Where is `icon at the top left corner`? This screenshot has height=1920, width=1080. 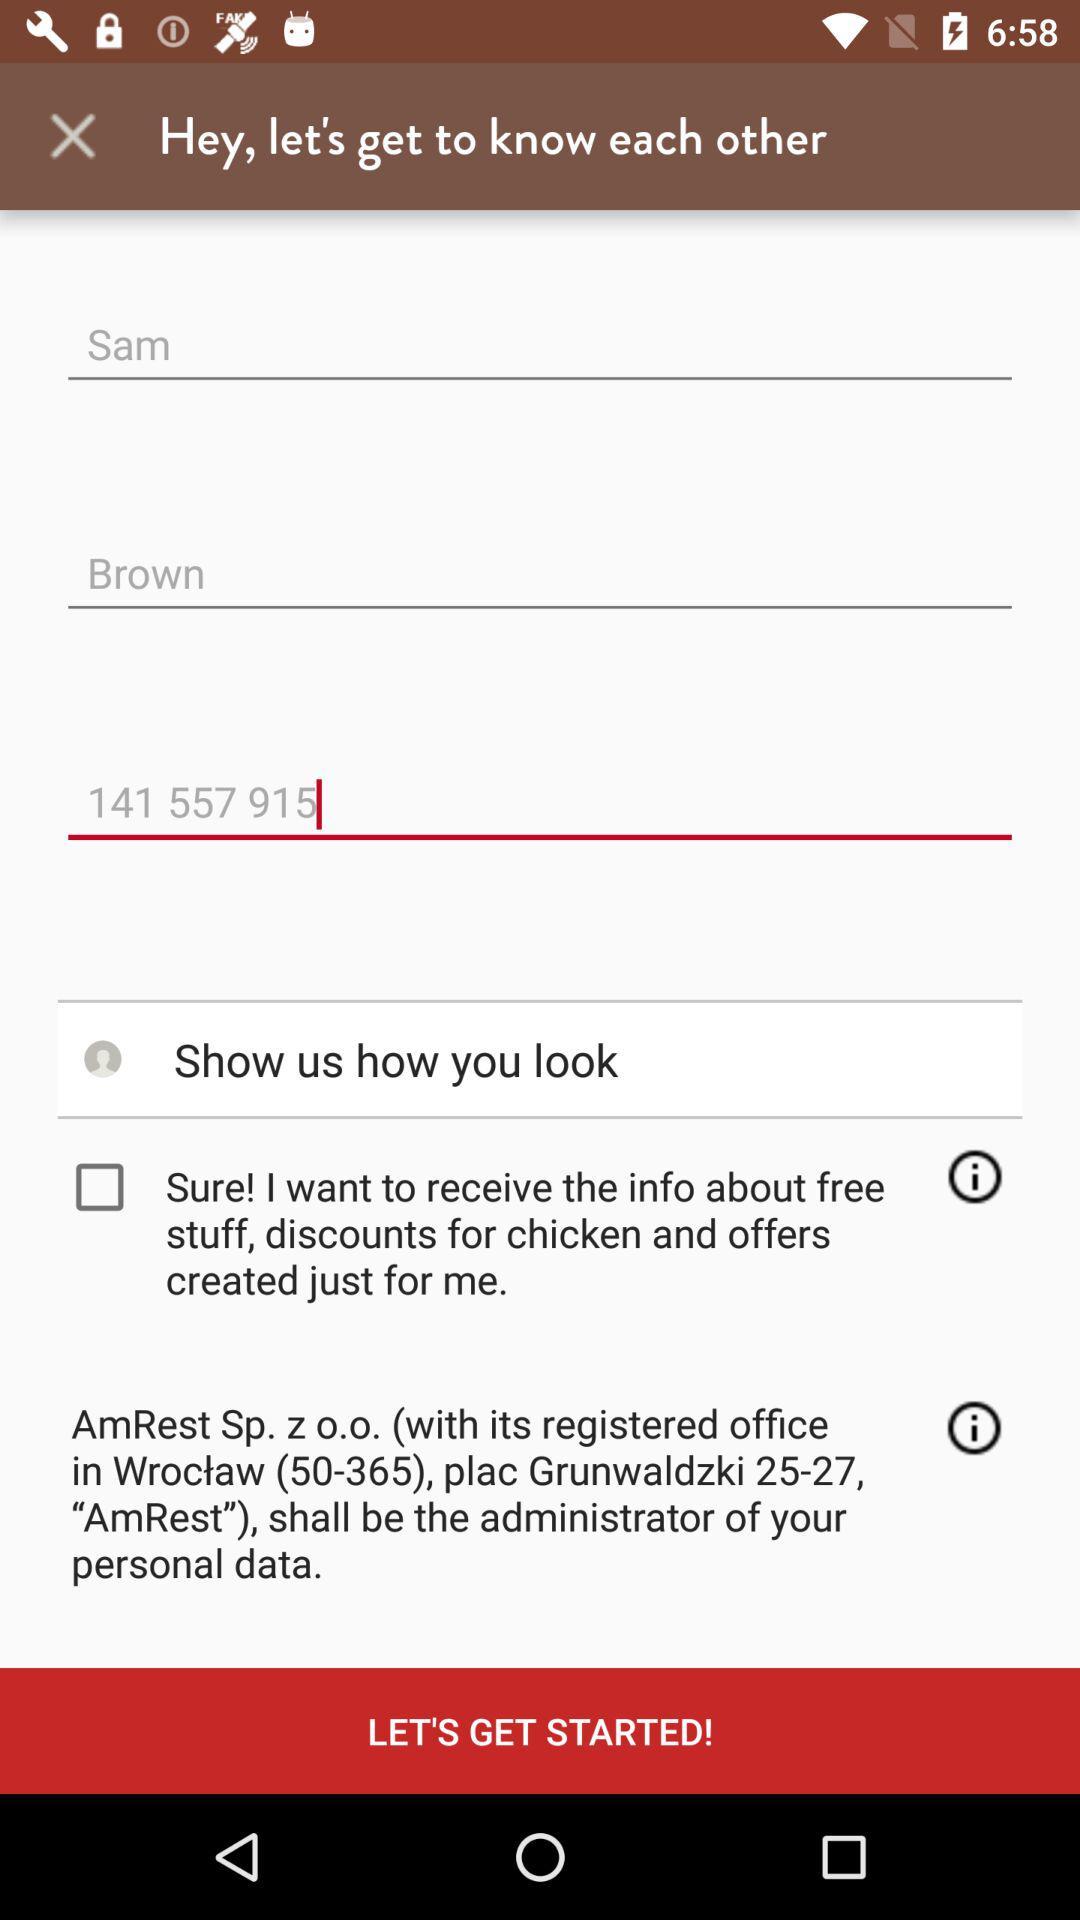 icon at the top left corner is located at coordinates (72, 135).